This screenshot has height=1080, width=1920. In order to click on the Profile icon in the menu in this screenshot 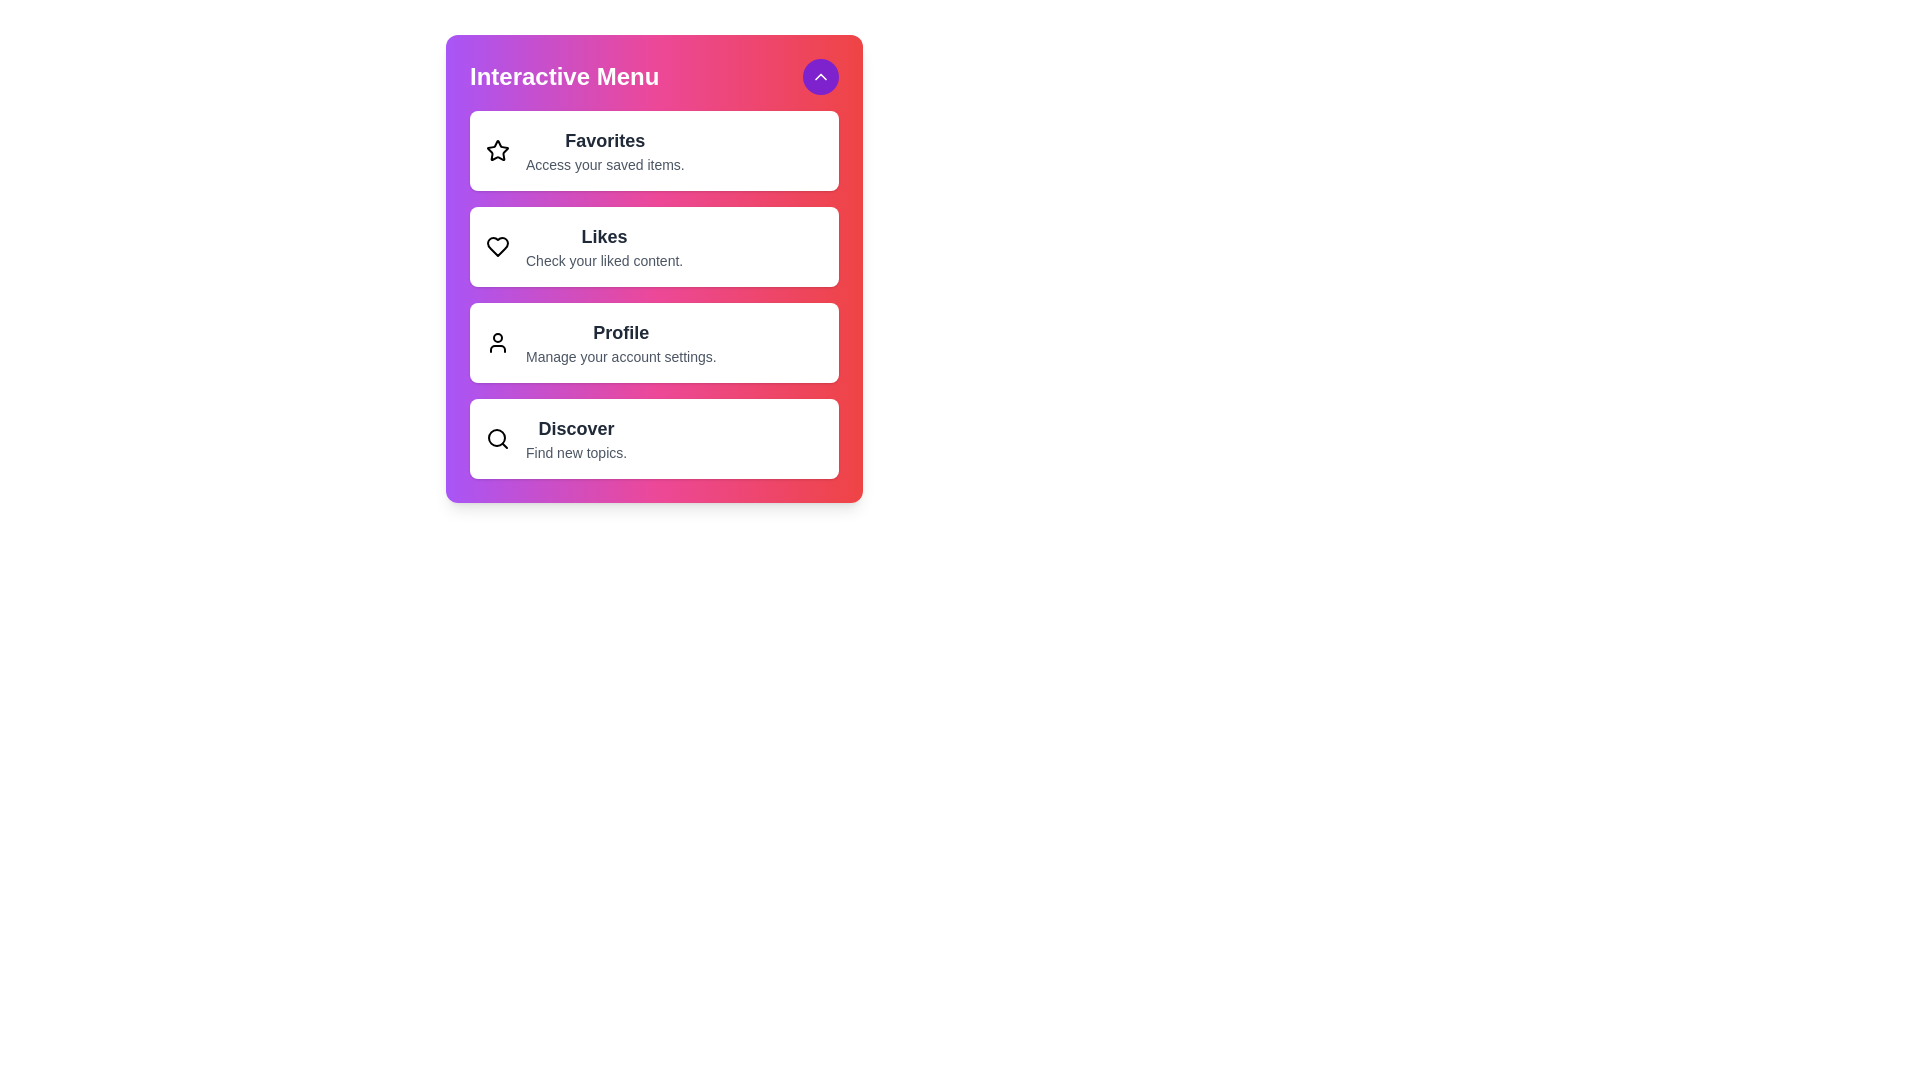, I will do `click(498, 342)`.